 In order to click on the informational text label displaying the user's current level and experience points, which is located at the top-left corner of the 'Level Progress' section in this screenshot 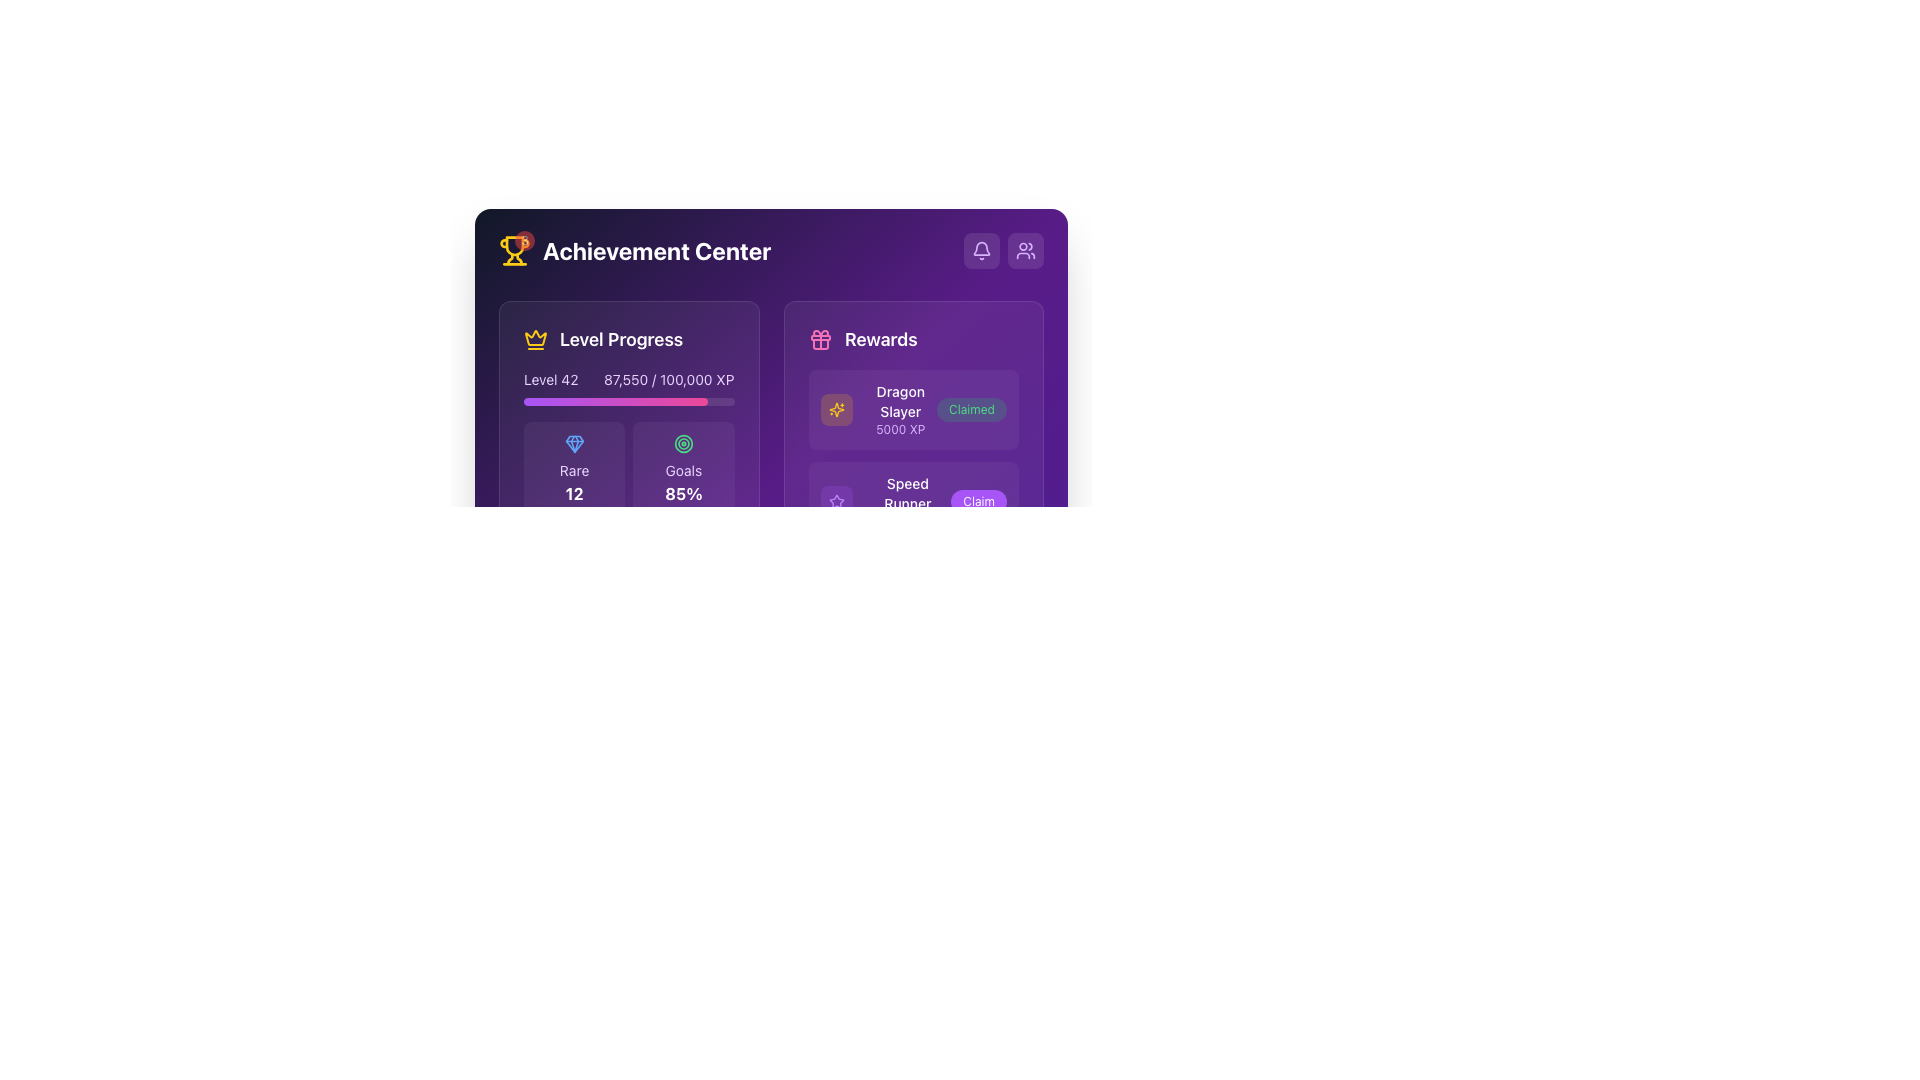, I will do `click(628, 380)`.